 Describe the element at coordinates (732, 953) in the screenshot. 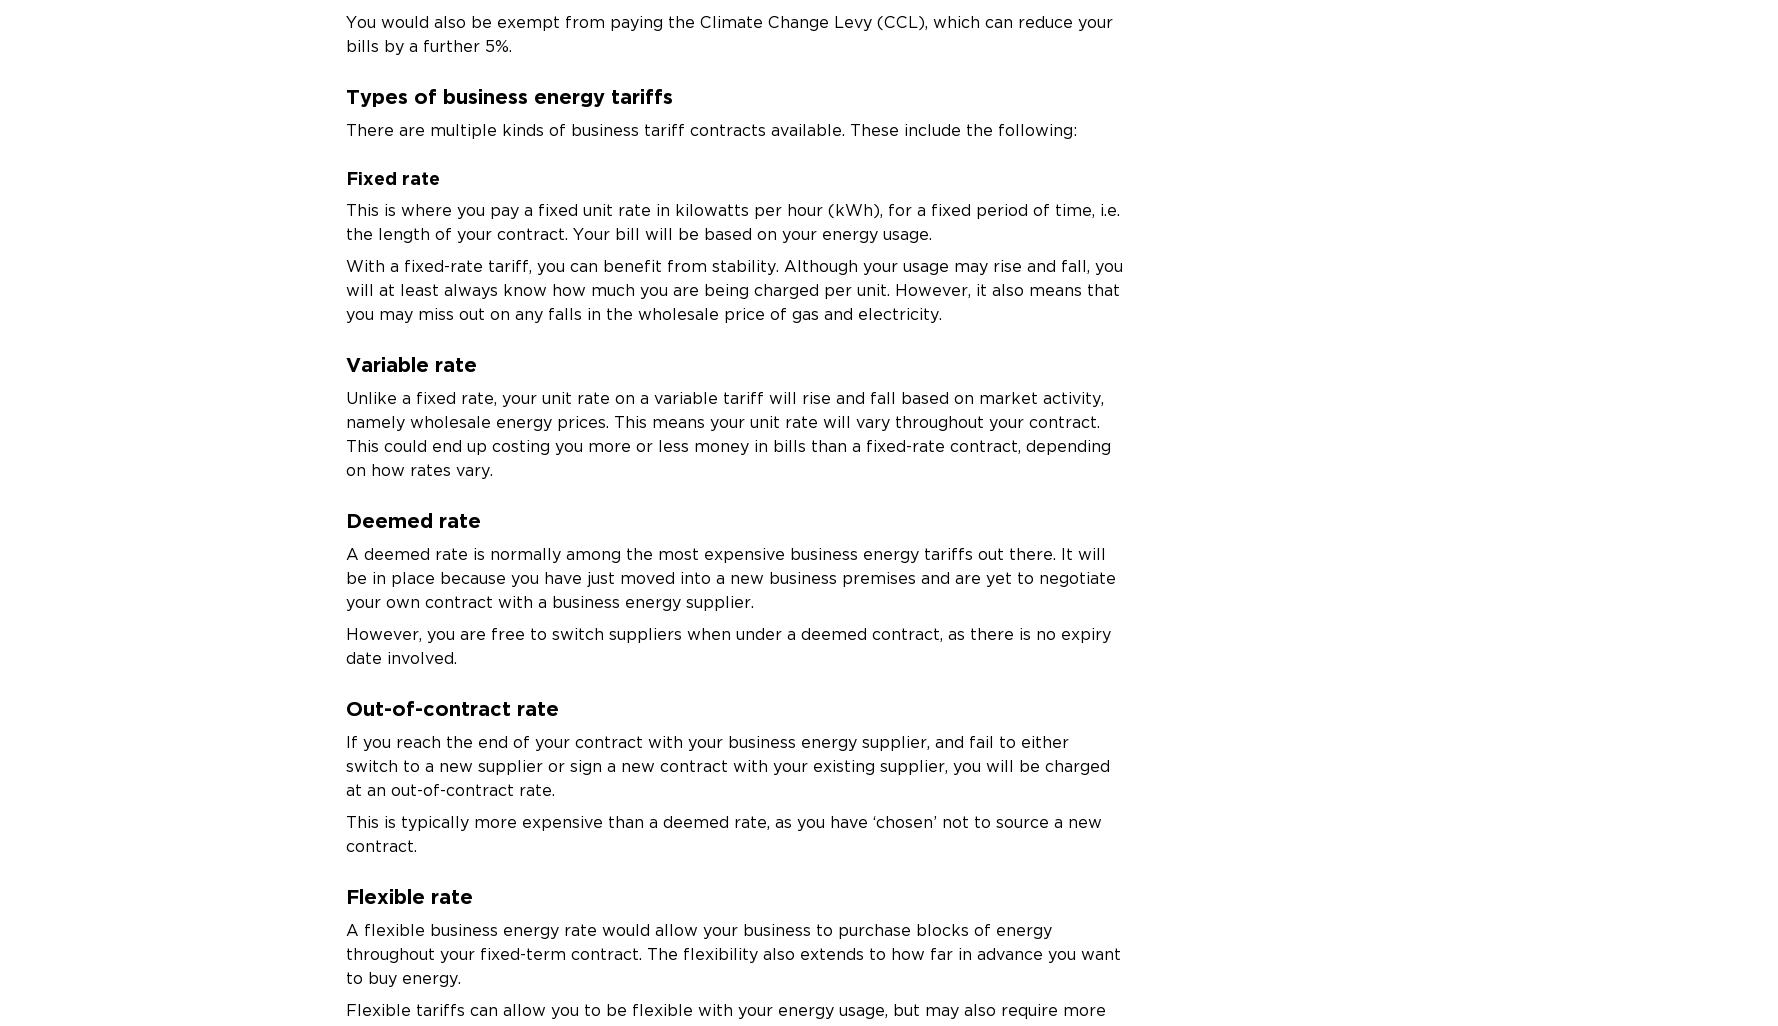

I see `'A flexible business energy rate would allow your business to purchase blocks of energy throughout your fixed-term contract. The flexibility also extends to how far in advance you want to buy energy.'` at that location.